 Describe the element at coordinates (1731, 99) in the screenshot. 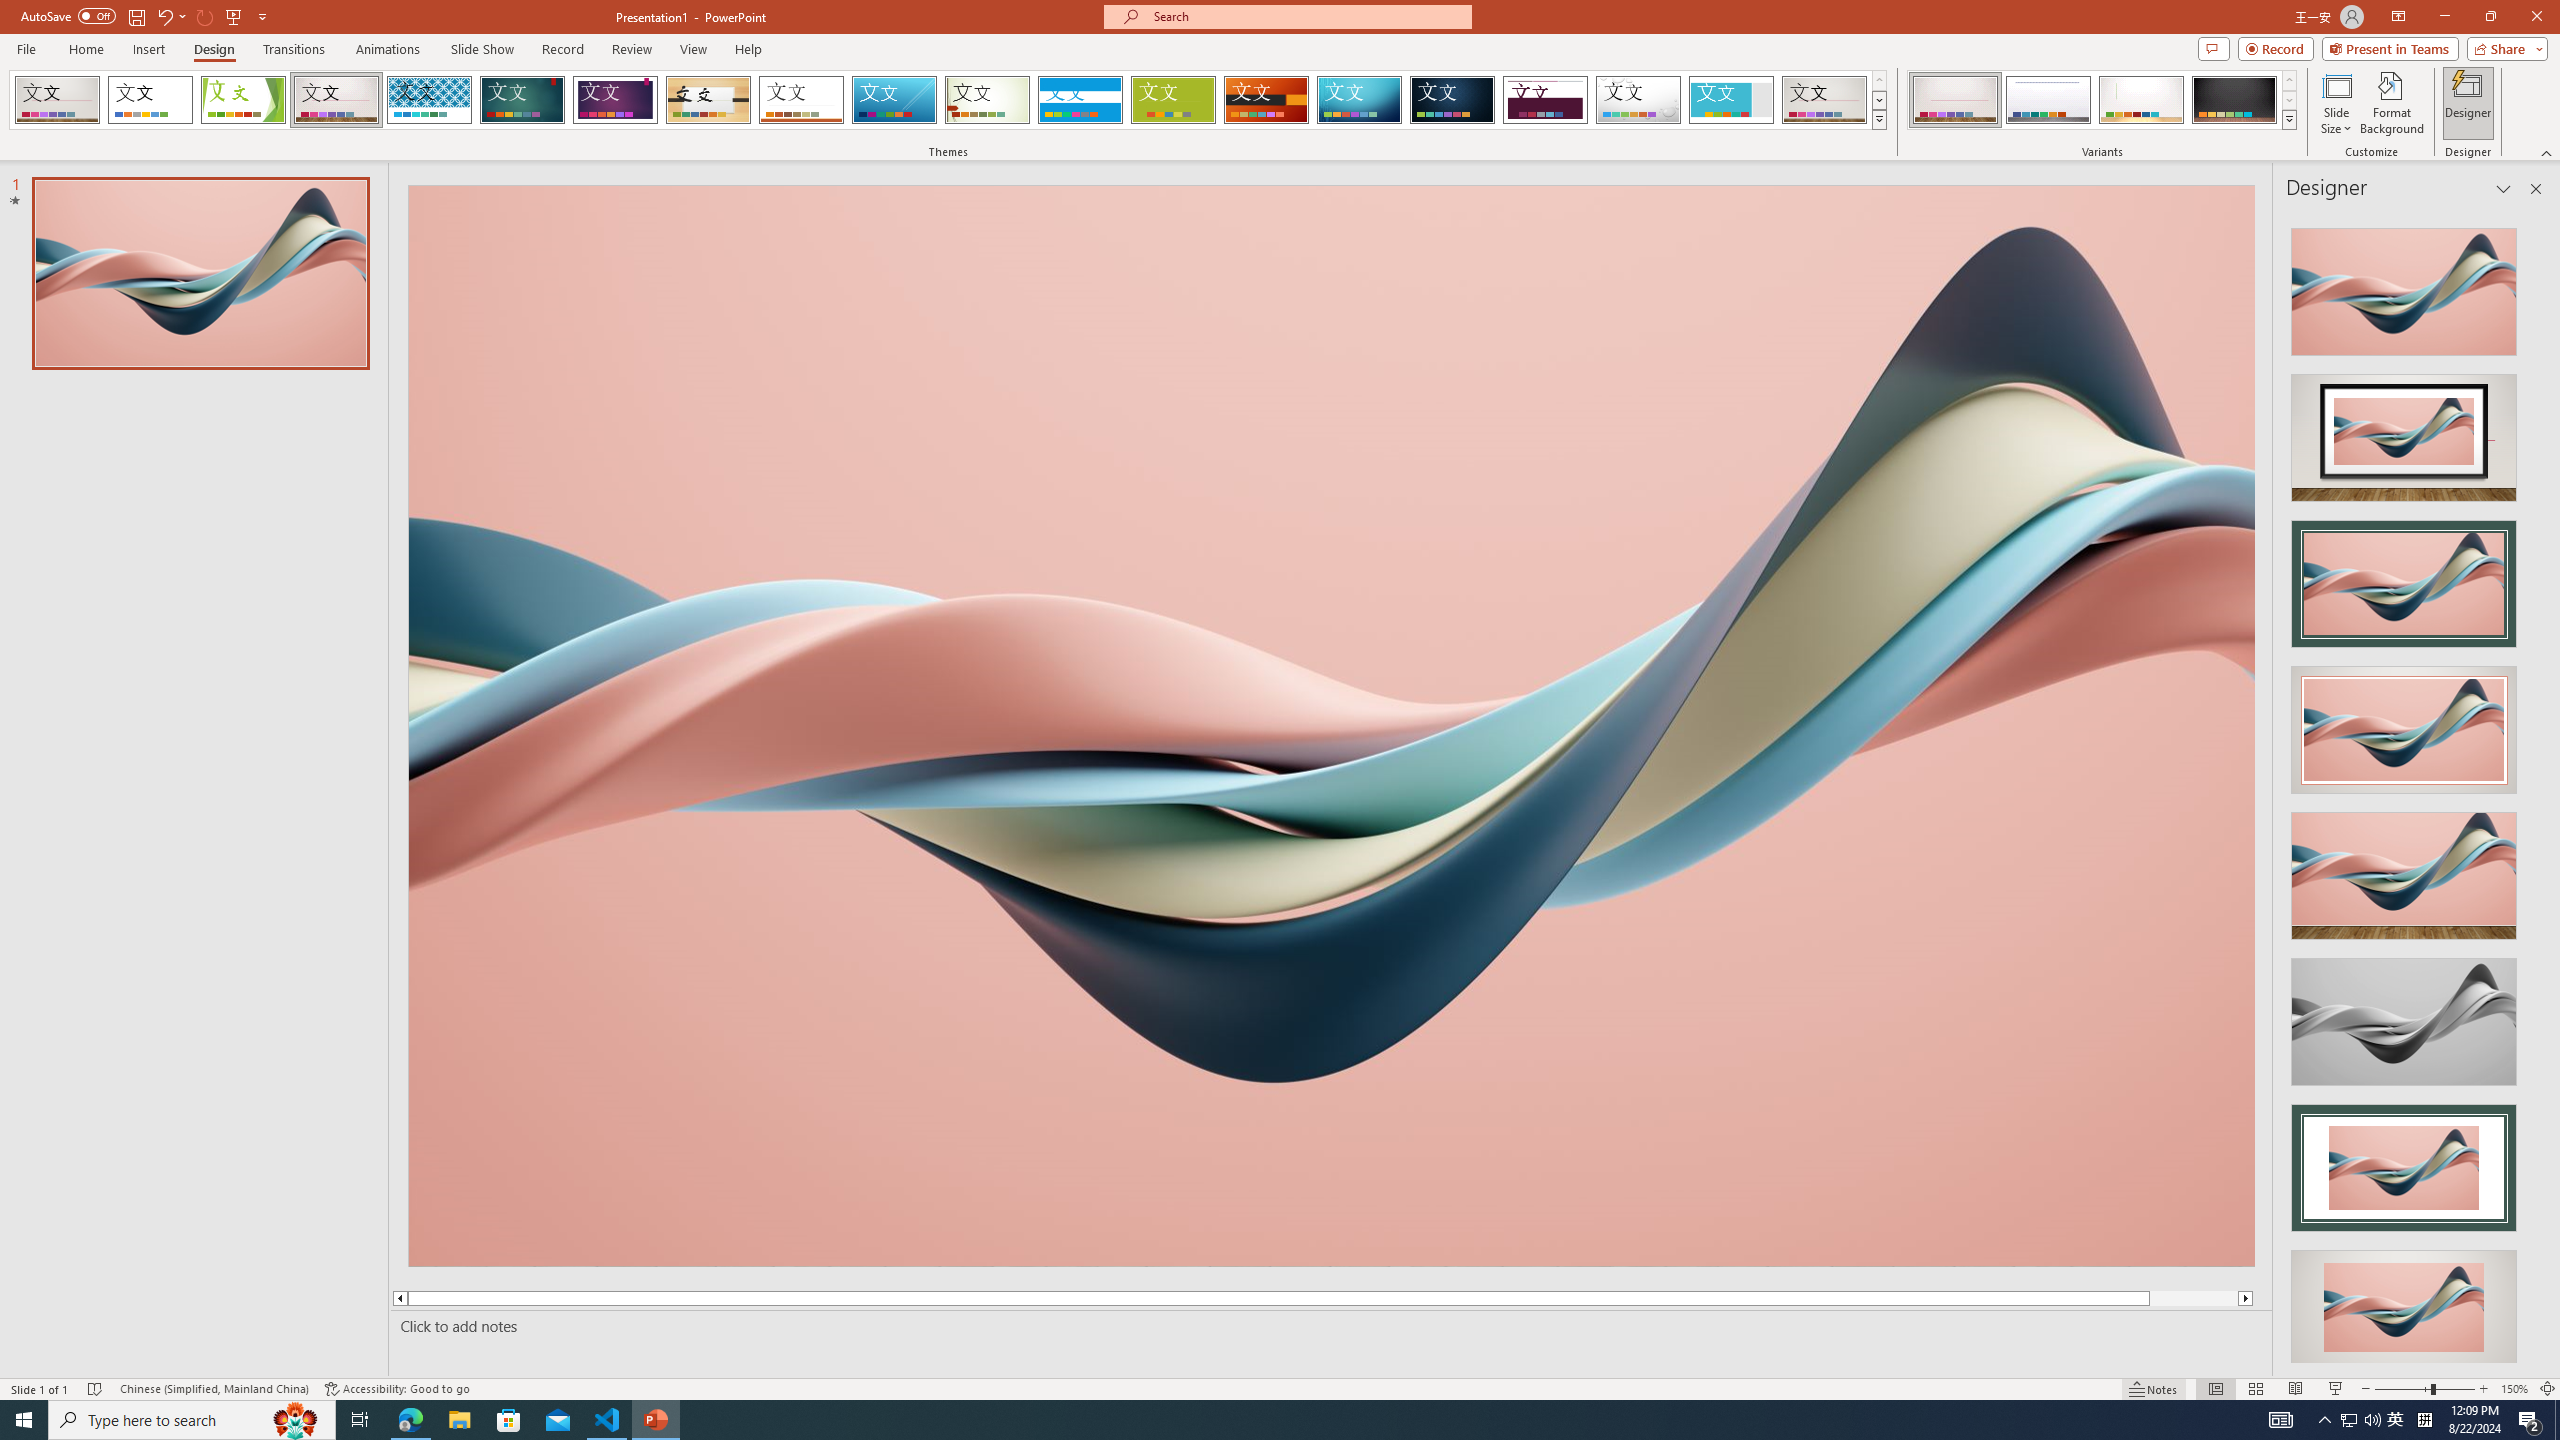

I see `'Frame'` at that location.